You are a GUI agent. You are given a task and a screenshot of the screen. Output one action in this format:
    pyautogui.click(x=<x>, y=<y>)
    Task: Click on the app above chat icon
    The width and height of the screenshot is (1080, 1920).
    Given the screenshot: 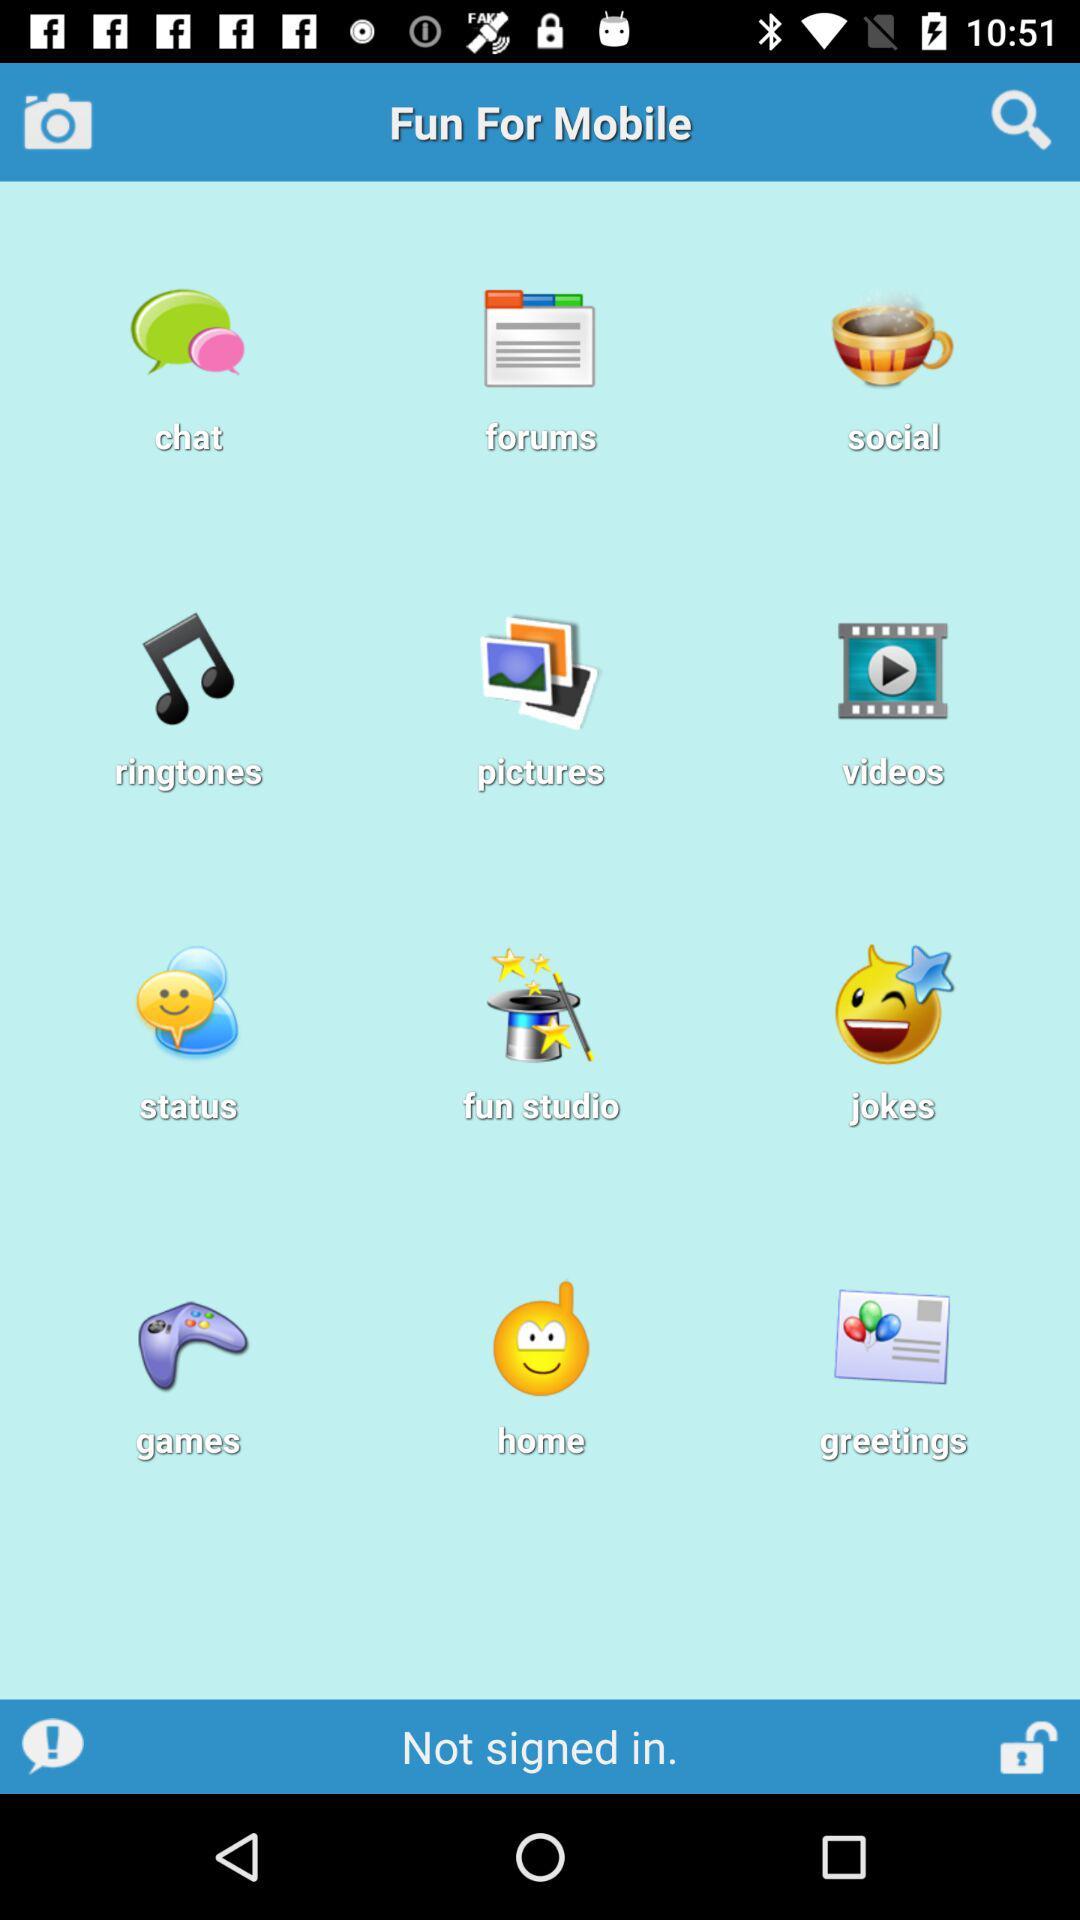 What is the action you would take?
    pyautogui.click(x=57, y=120)
    